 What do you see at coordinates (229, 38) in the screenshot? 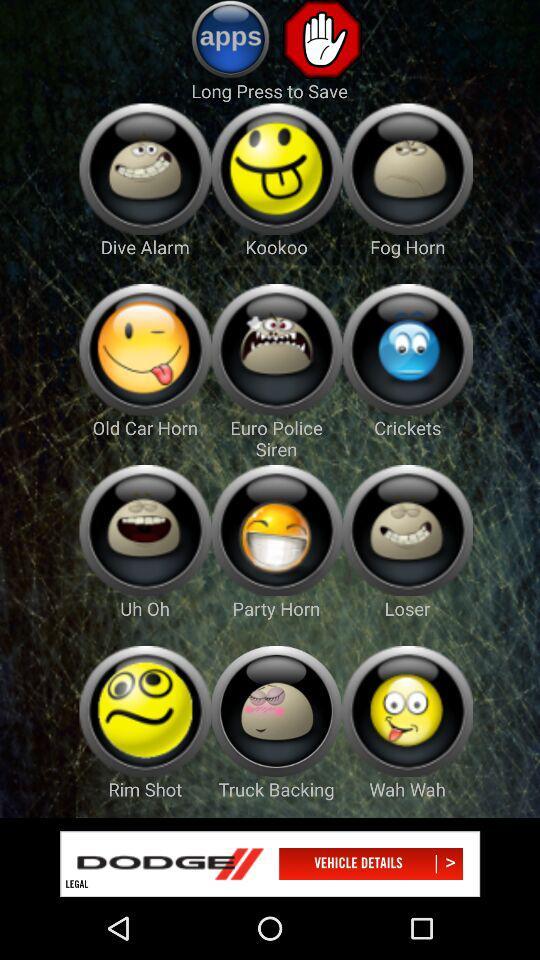
I see `find more apps` at bounding box center [229, 38].